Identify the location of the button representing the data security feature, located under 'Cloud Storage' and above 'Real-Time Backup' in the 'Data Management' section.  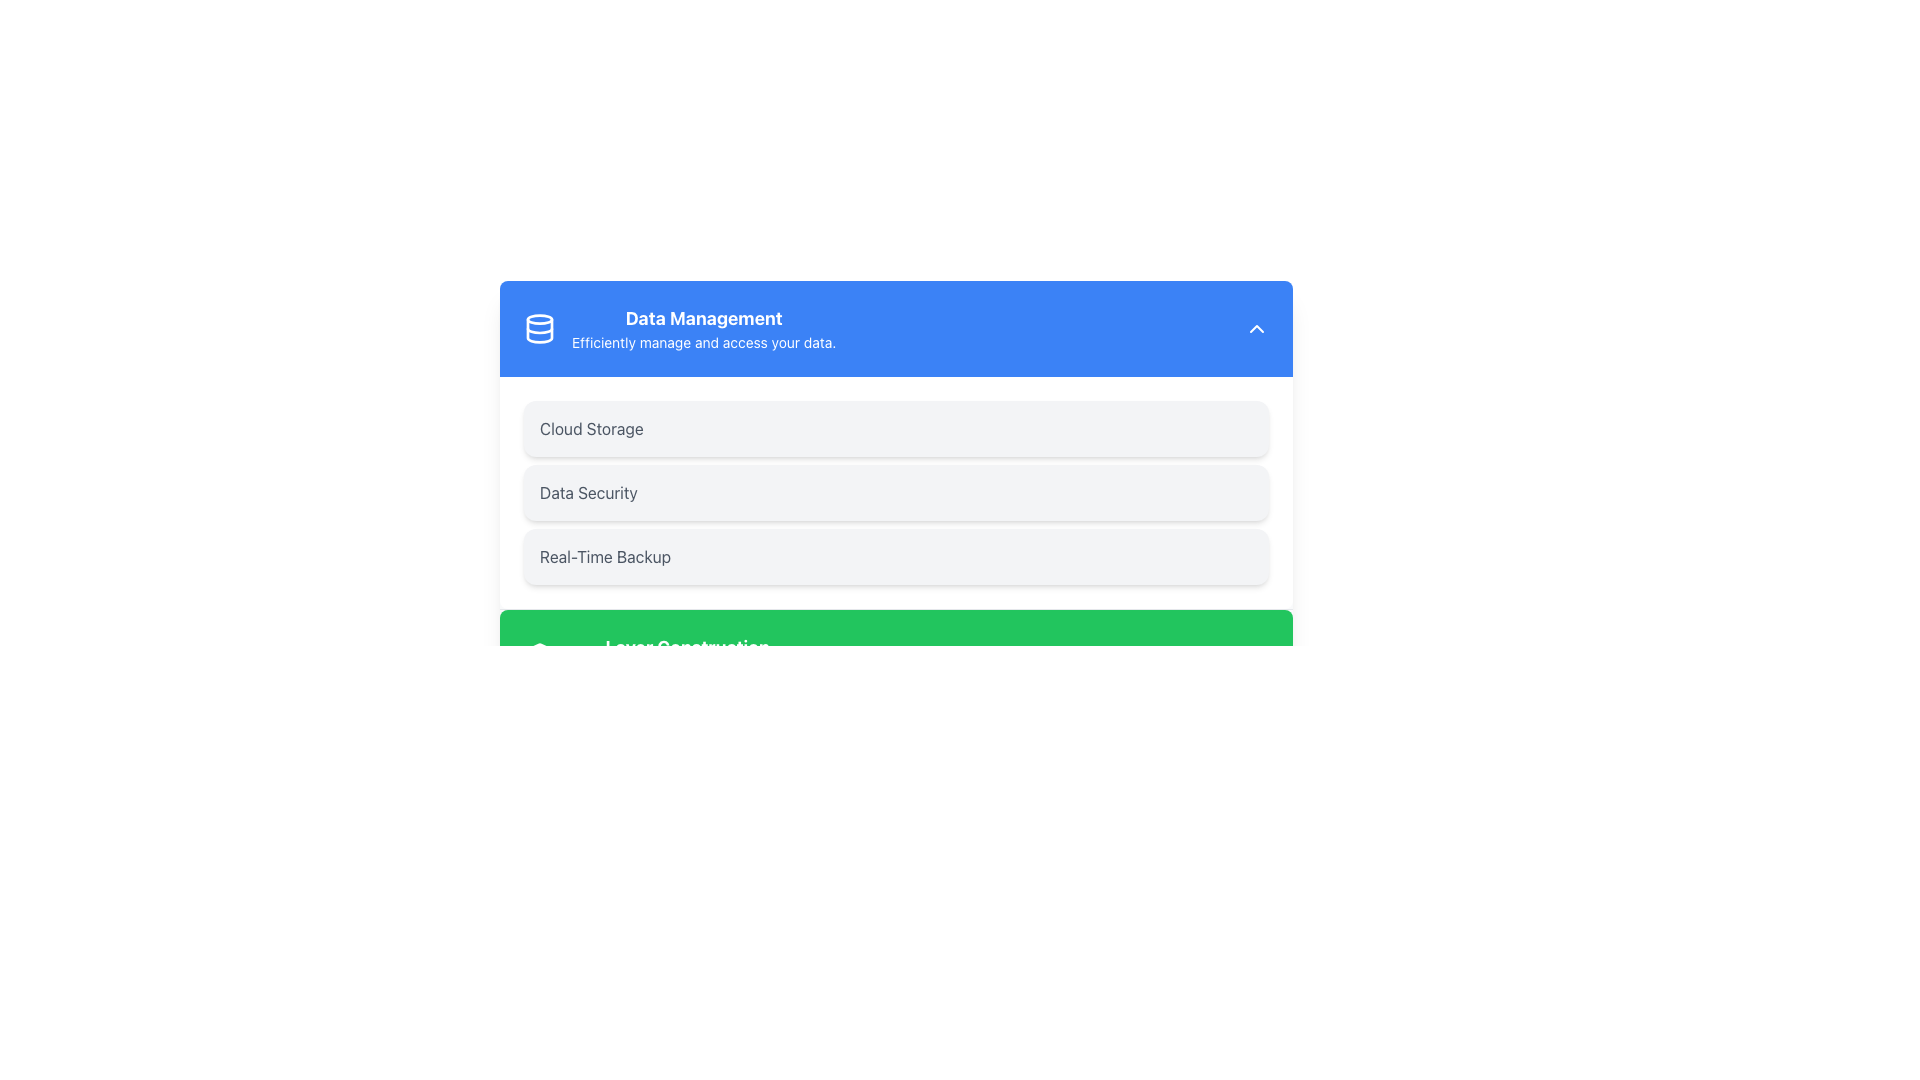
(895, 493).